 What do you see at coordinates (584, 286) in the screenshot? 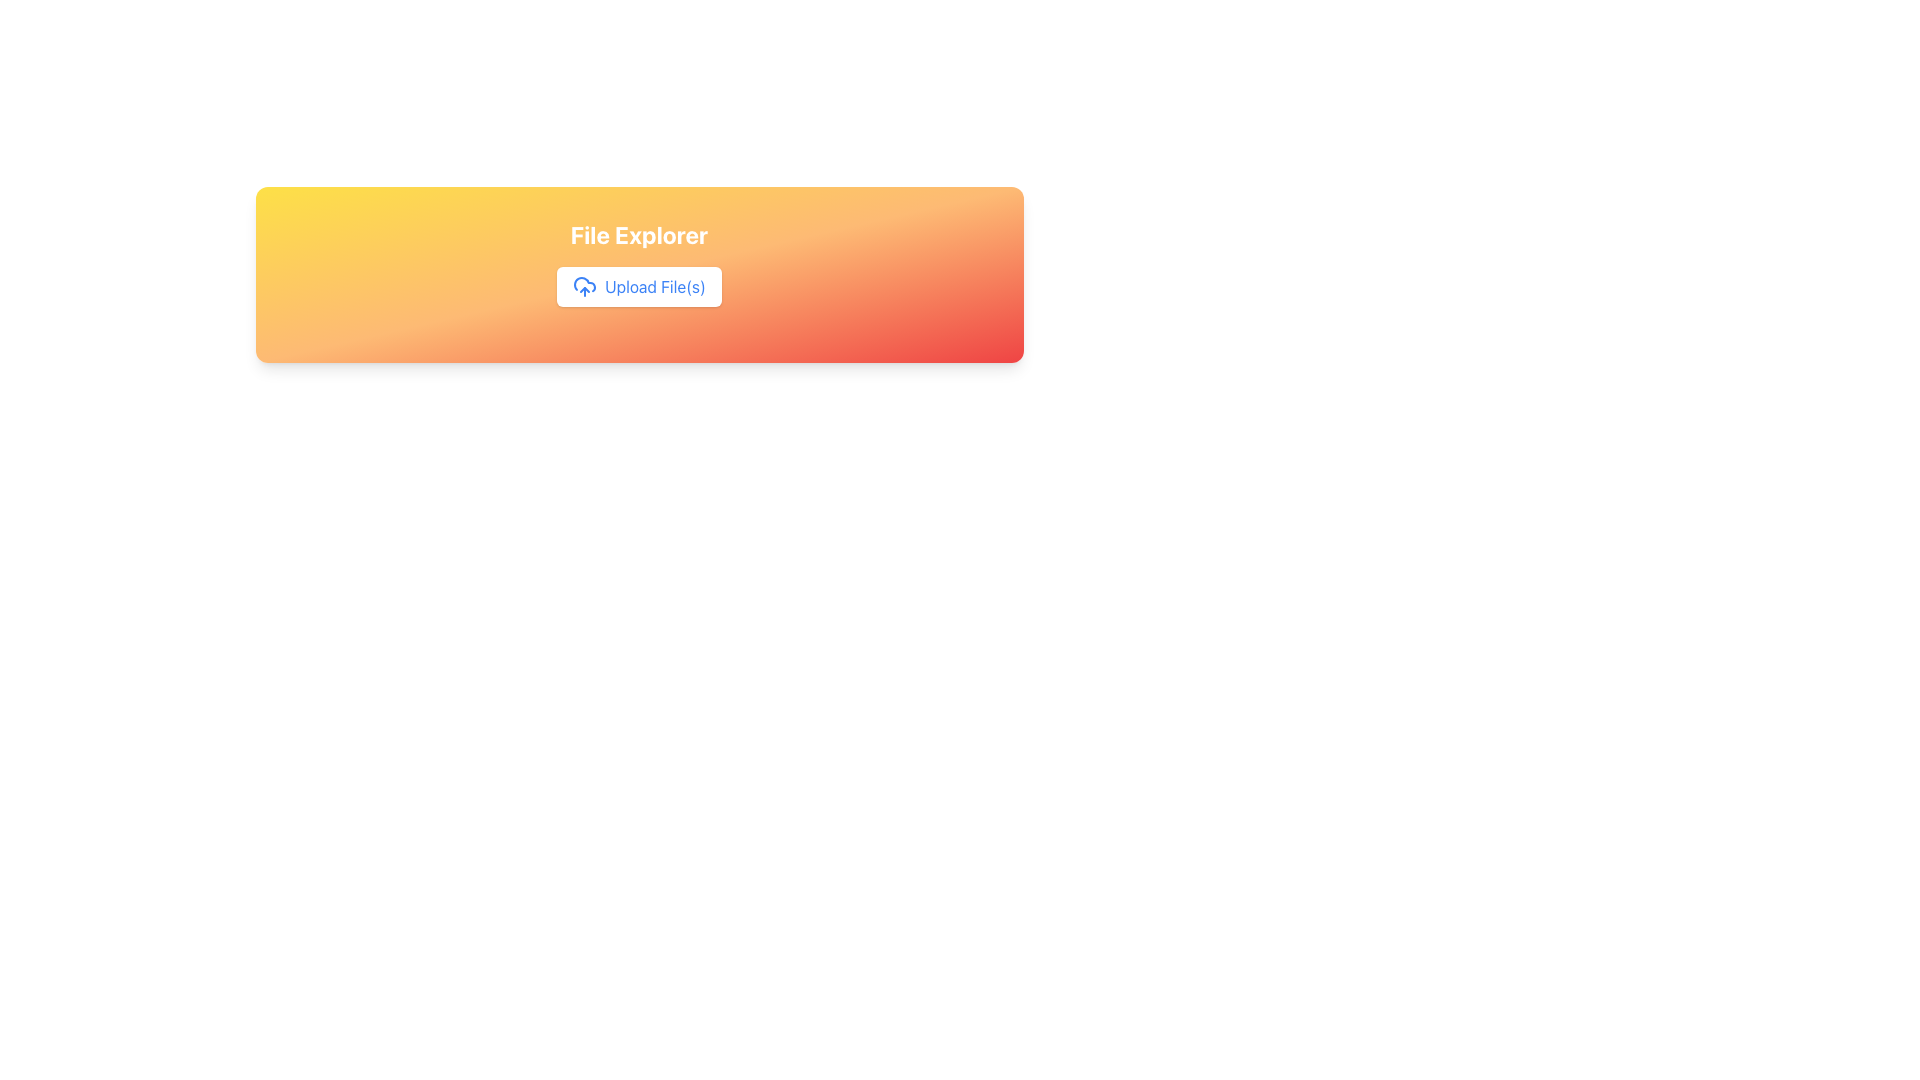
I see `the upload icon located at the center-left section of the 'Upload File(s)' button, which is positioned below 'File Explorer'` at bounding box center [584, 286].